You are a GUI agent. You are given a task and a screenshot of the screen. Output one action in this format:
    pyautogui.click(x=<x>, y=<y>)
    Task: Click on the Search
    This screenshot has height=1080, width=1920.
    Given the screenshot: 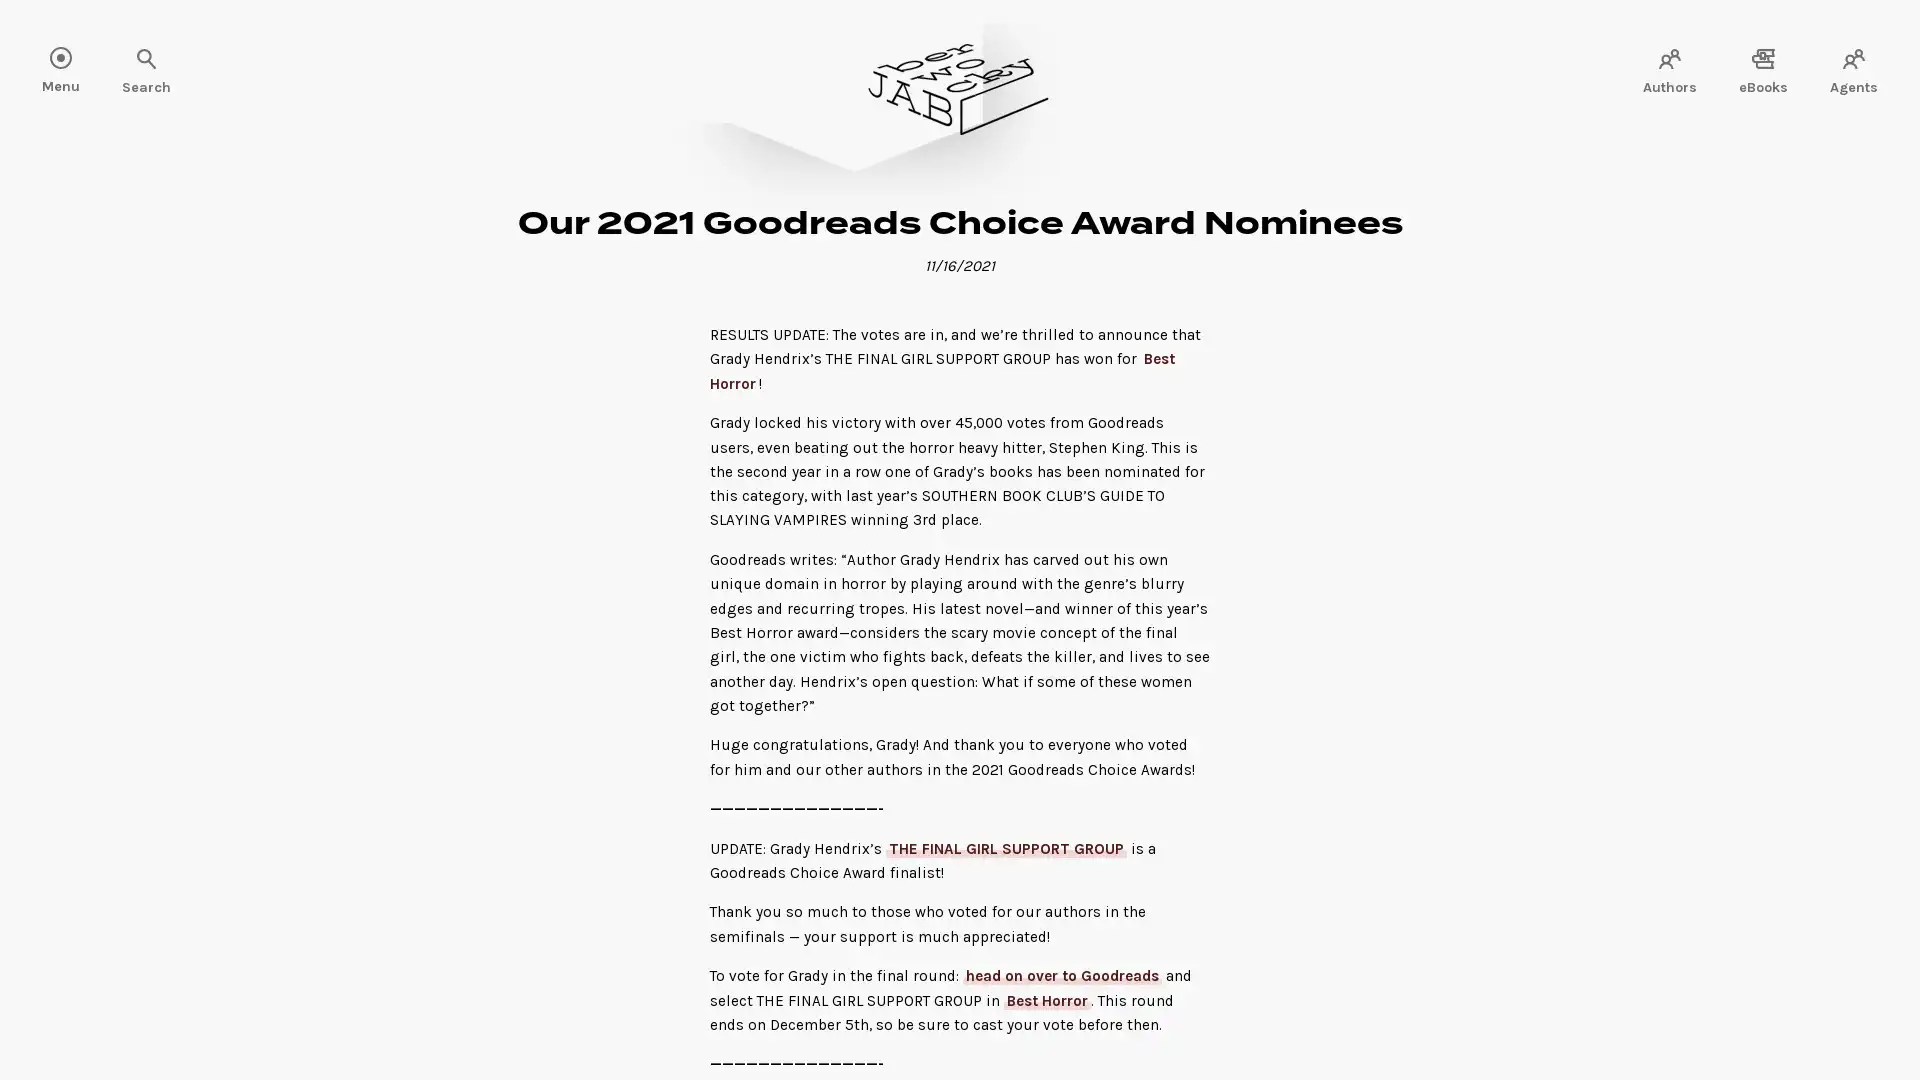 What is the action you would take?
    pyautogui.click(x=80, y=60)
    